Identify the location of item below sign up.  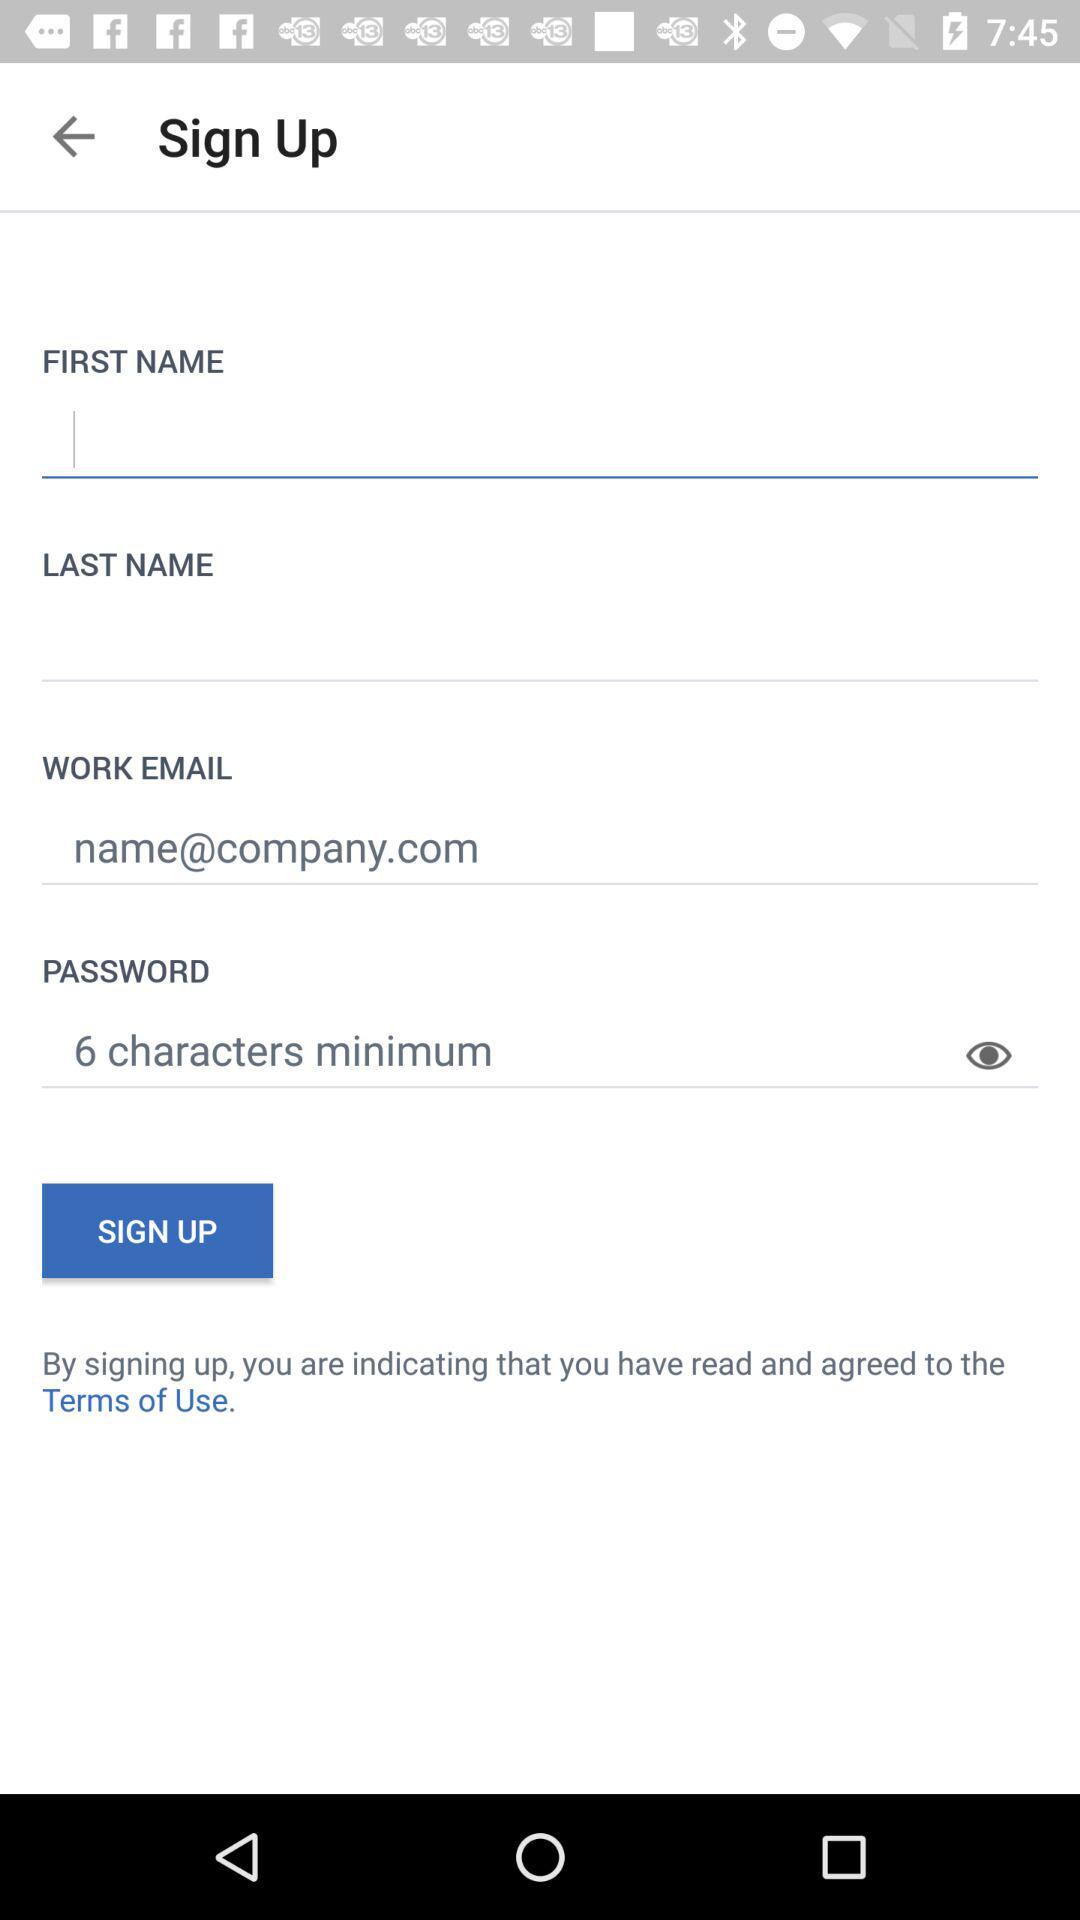
(540, 1379).